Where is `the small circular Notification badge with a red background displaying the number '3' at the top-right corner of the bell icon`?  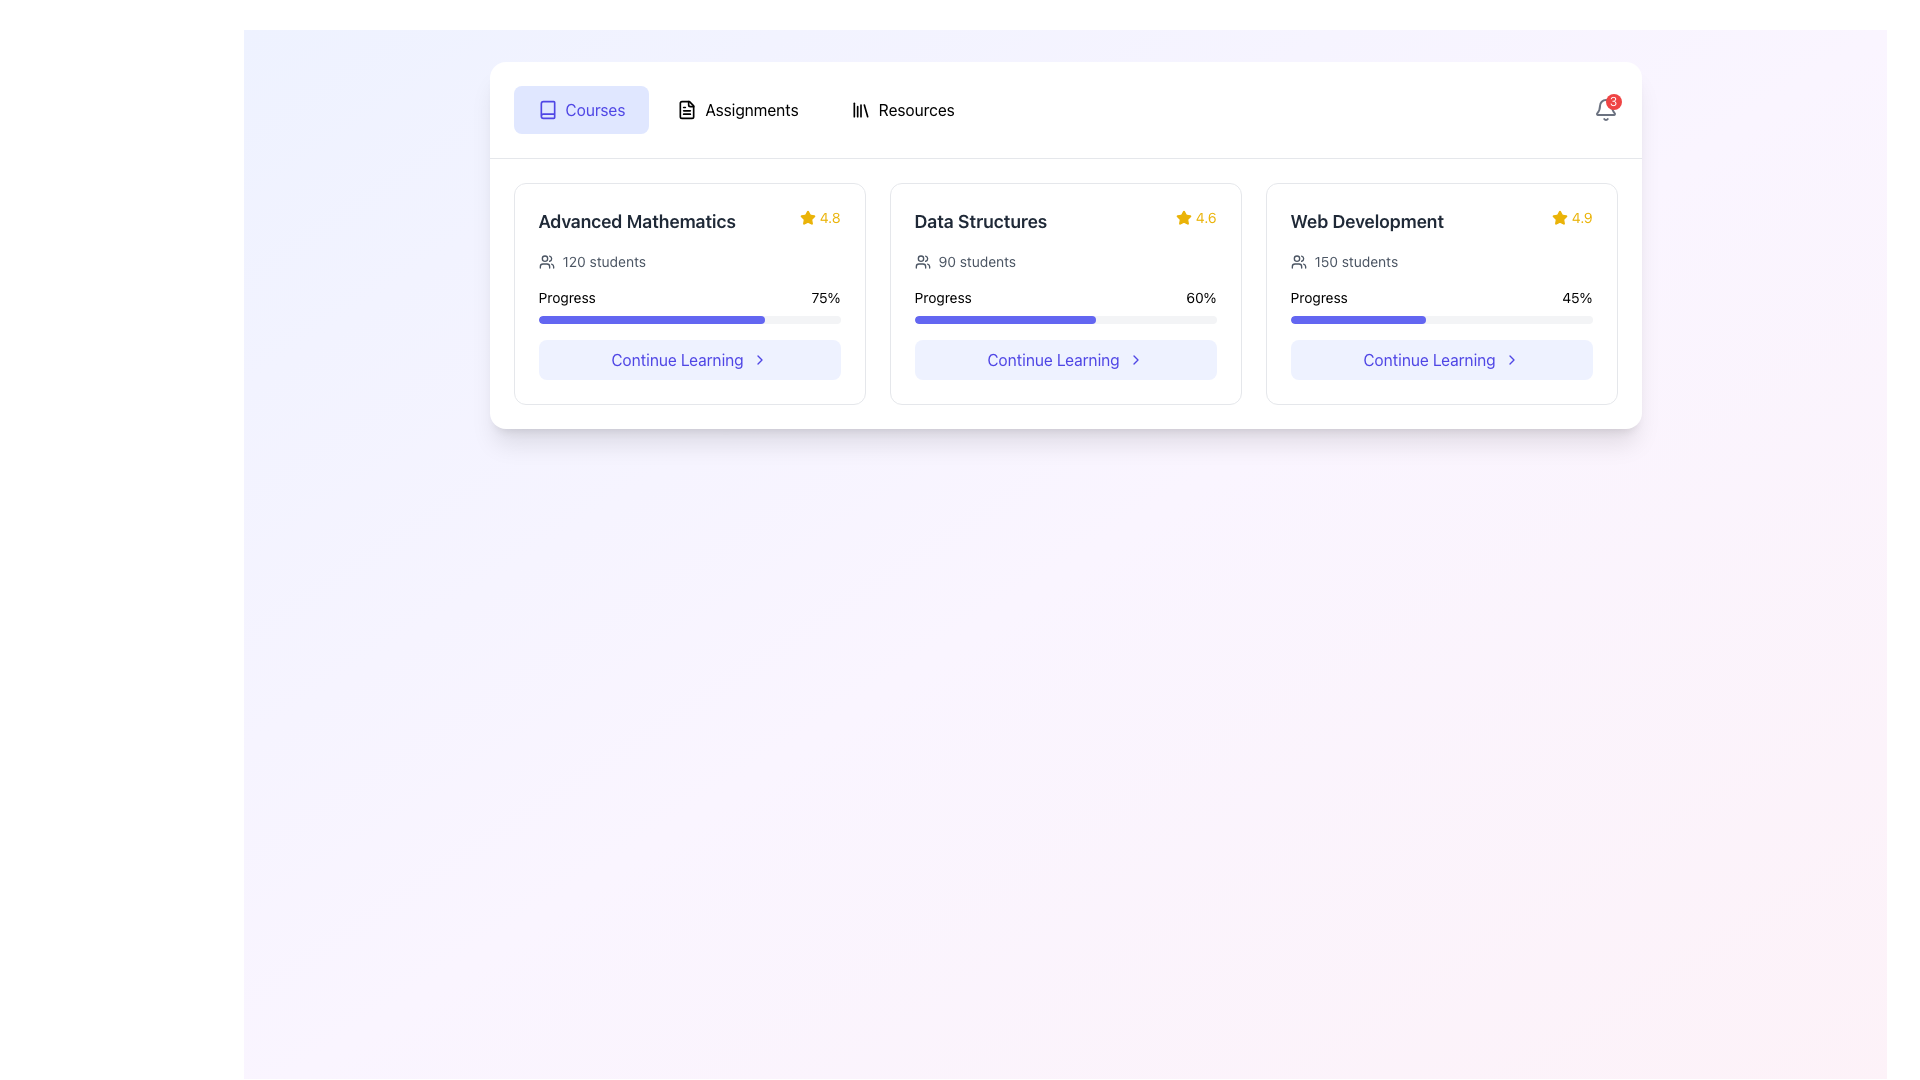 the small circular Notification badge with a red background displaying the number '3' at the top-right corner of the bell icon is located at coordinates (1613, 101).